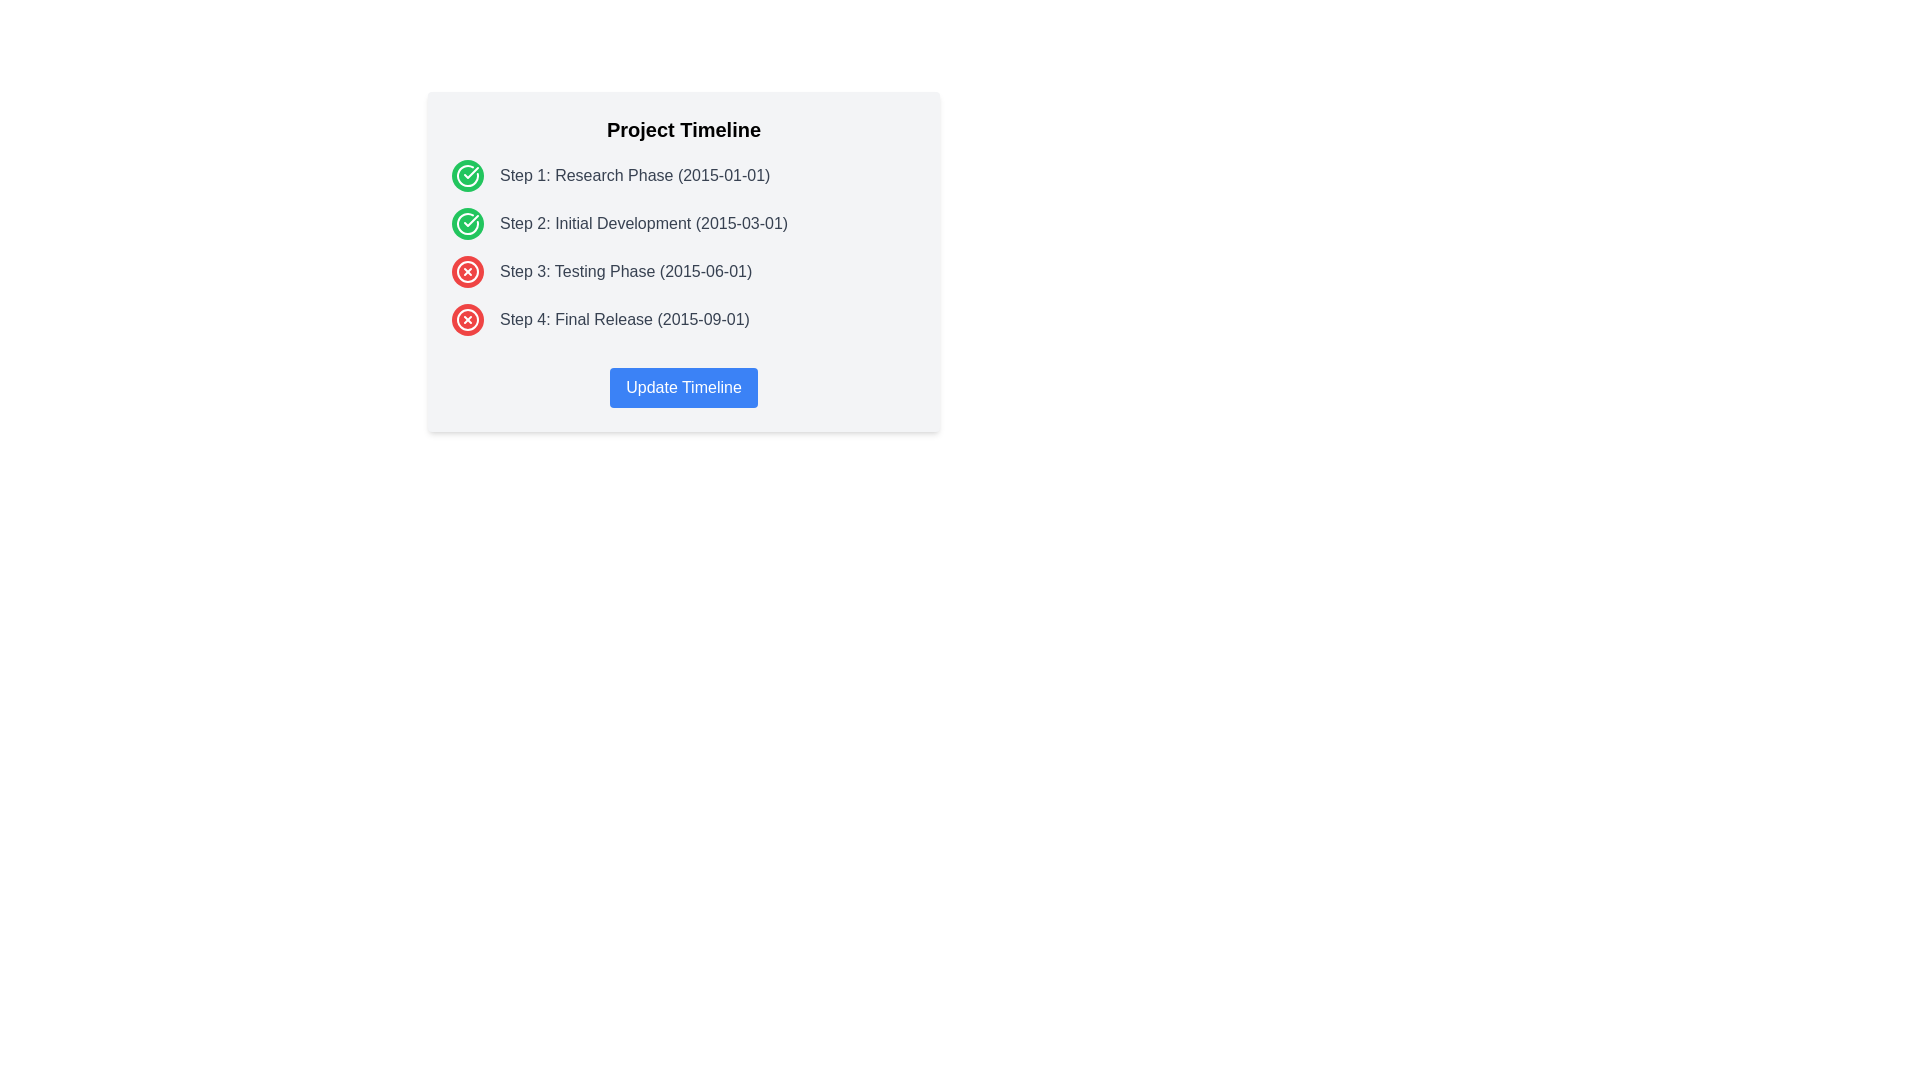 This screenshot has width=1920, height=1080. I want to click on the red circular icon with an 'X' symbol located in the rightmost column of the list labeled 'Step 3: Testing Phase (2015-06-01)', so click(466, 319).